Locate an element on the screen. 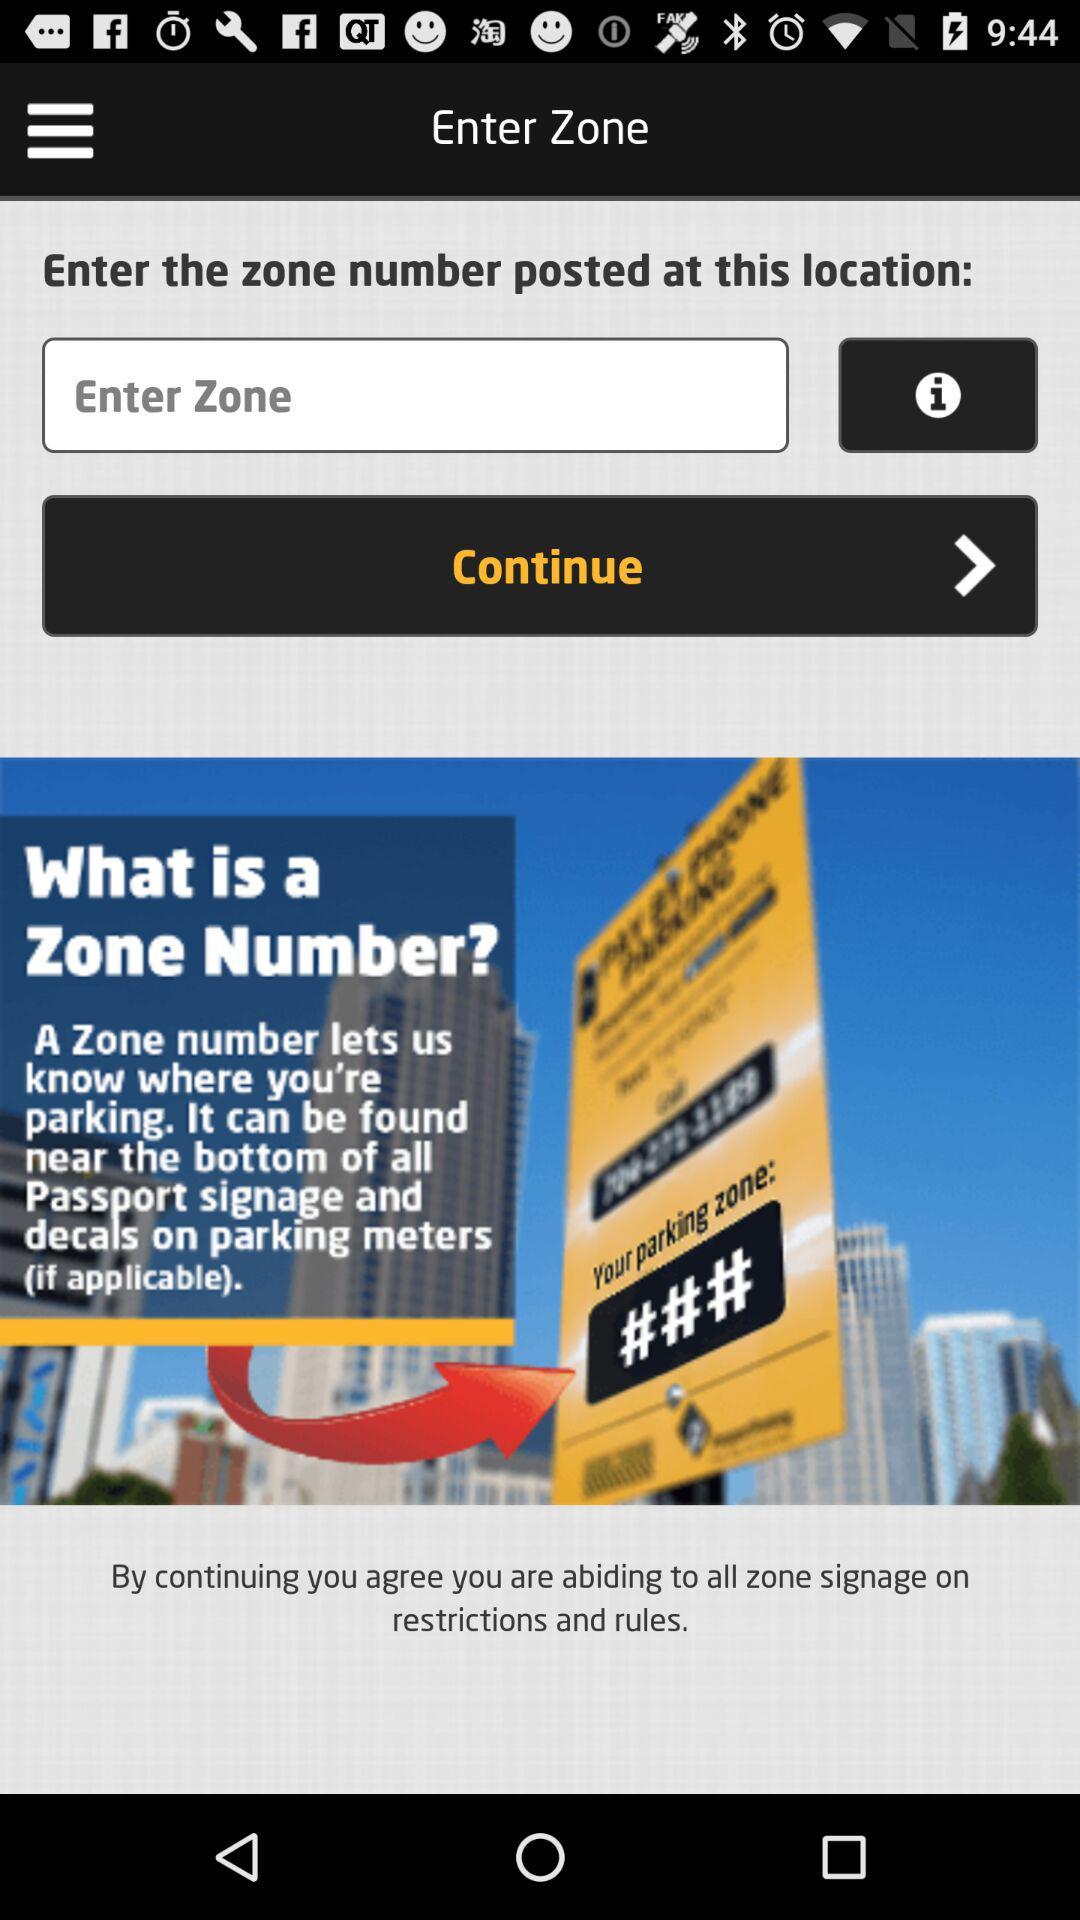 Image resolution: width=1080 pixels, height=1920 pixels. the item below the enter the zone icon is located at coordinates (938, 395).